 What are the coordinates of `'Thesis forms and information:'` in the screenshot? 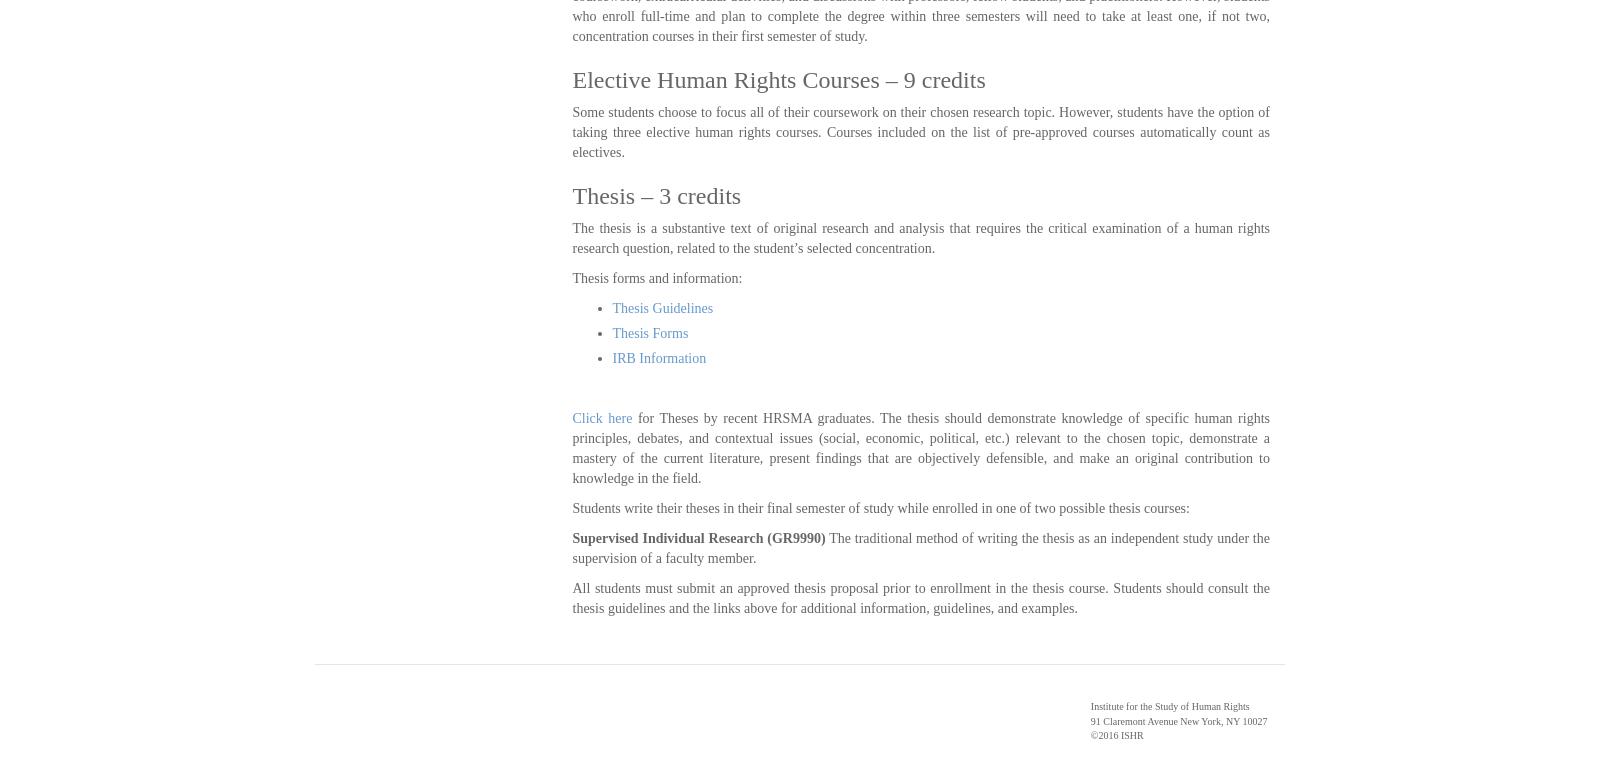 It's located at (571, 278).